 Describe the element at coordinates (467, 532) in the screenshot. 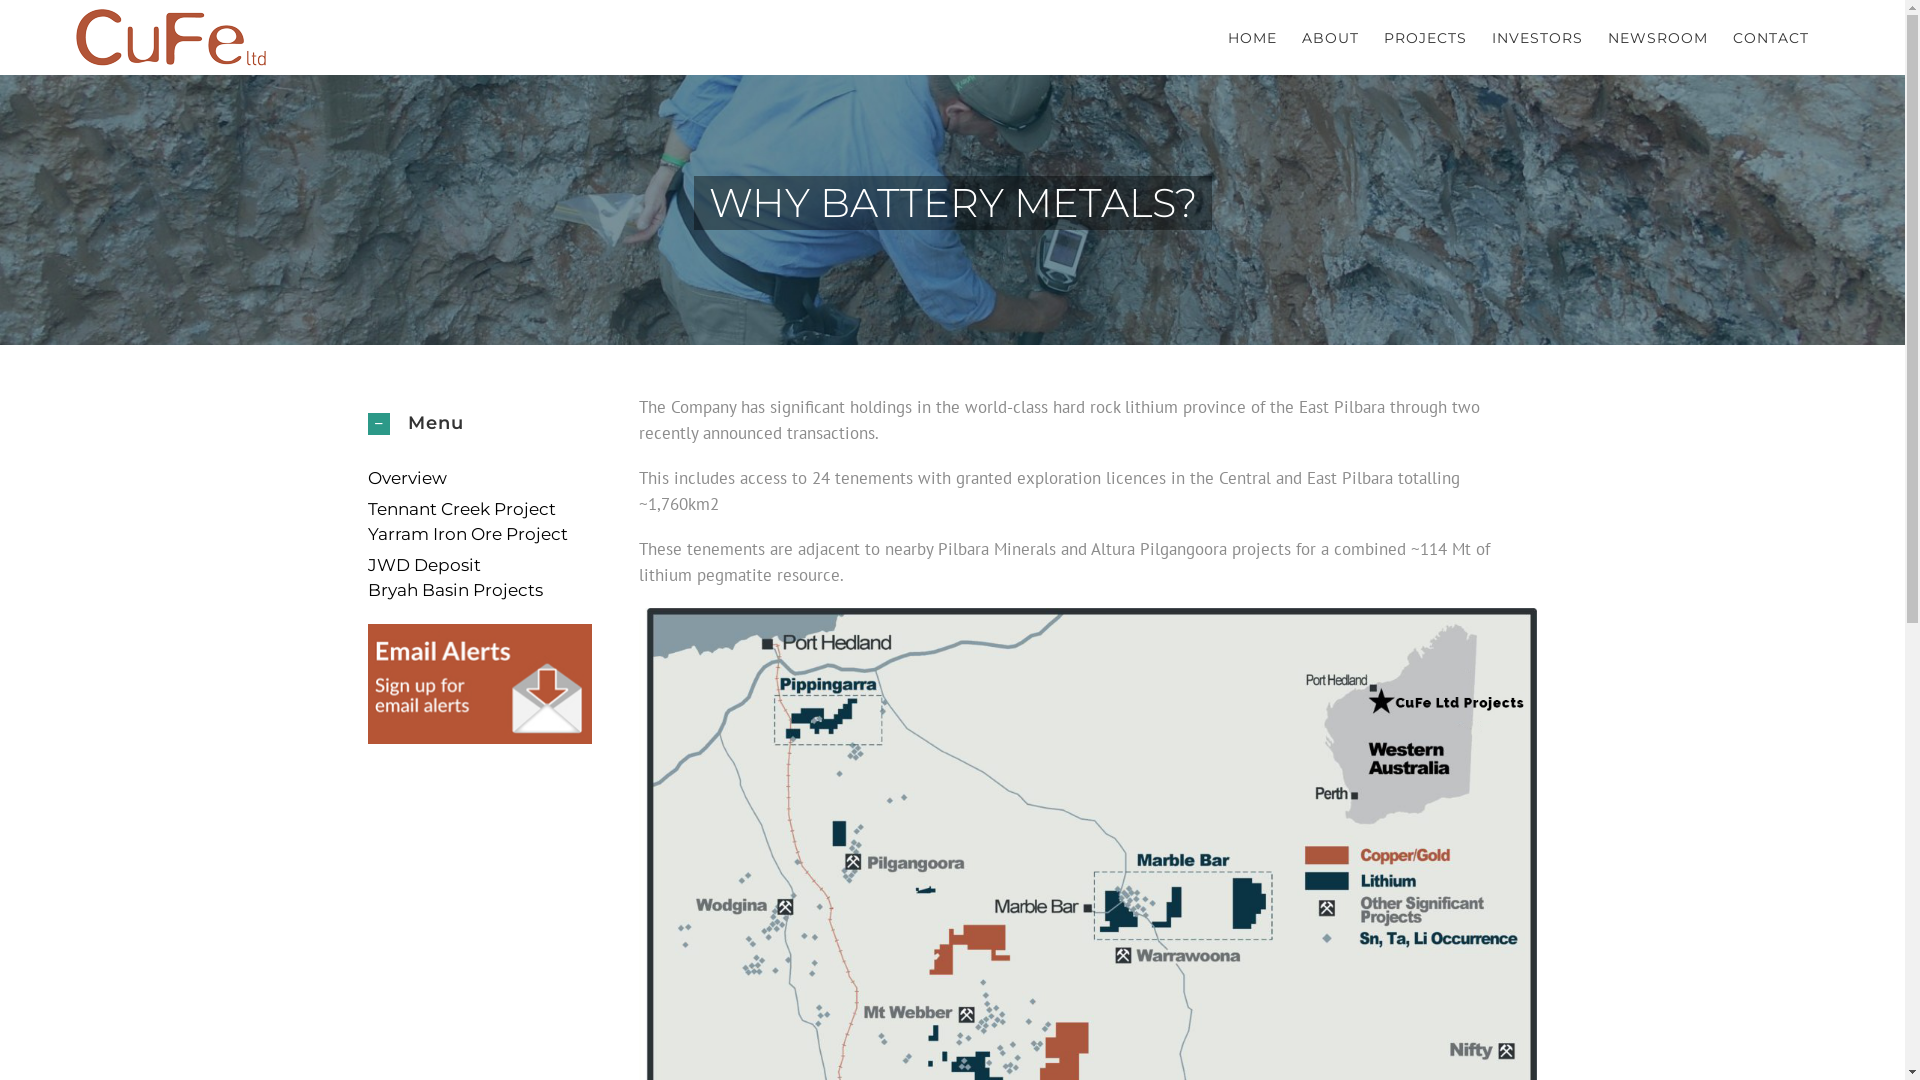

I see `'Yarram Iron Ore Project'` at that location.